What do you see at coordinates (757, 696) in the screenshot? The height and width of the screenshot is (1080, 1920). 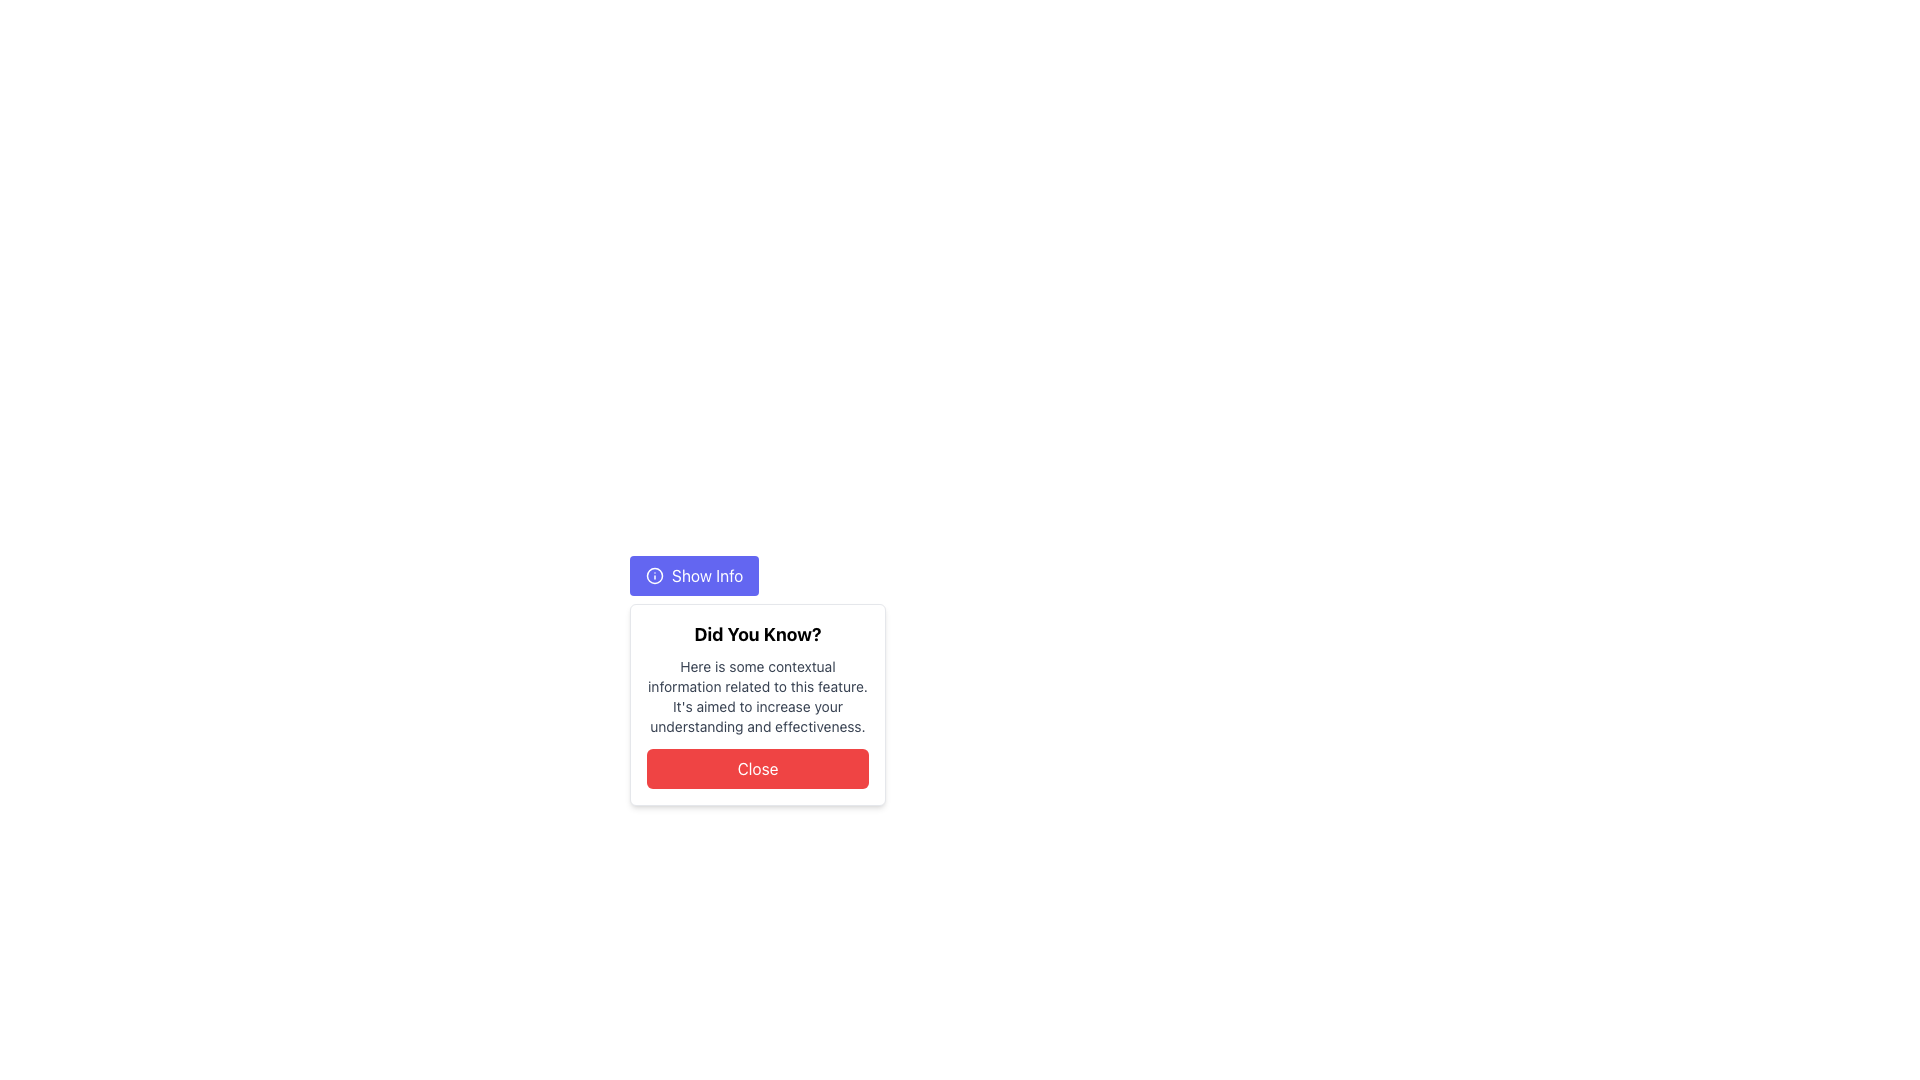 I see `the Text Block that displays additional information below the 'Did You Know?' header and above the 'Close' button` at bounding box center [757, 696].